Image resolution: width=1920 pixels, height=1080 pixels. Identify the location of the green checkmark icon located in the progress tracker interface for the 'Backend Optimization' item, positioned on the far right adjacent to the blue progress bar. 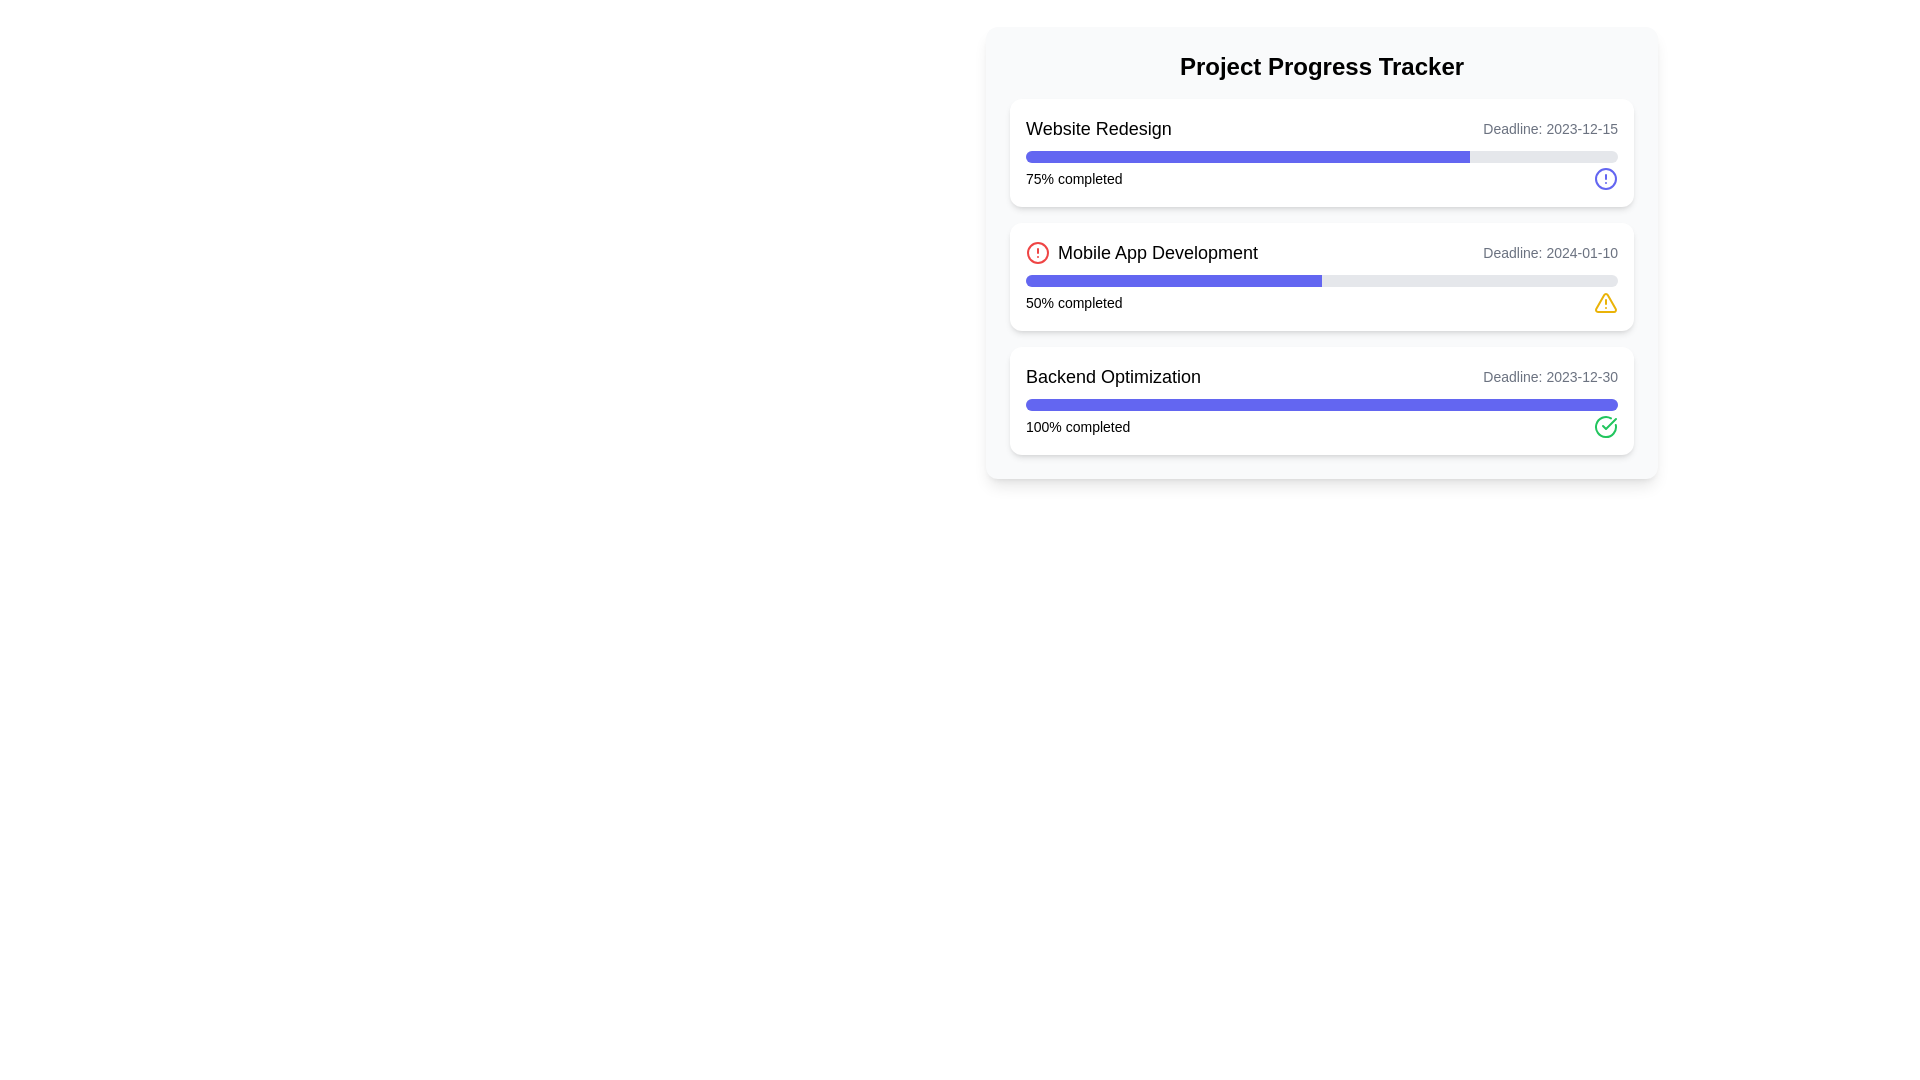
(1609, 423).